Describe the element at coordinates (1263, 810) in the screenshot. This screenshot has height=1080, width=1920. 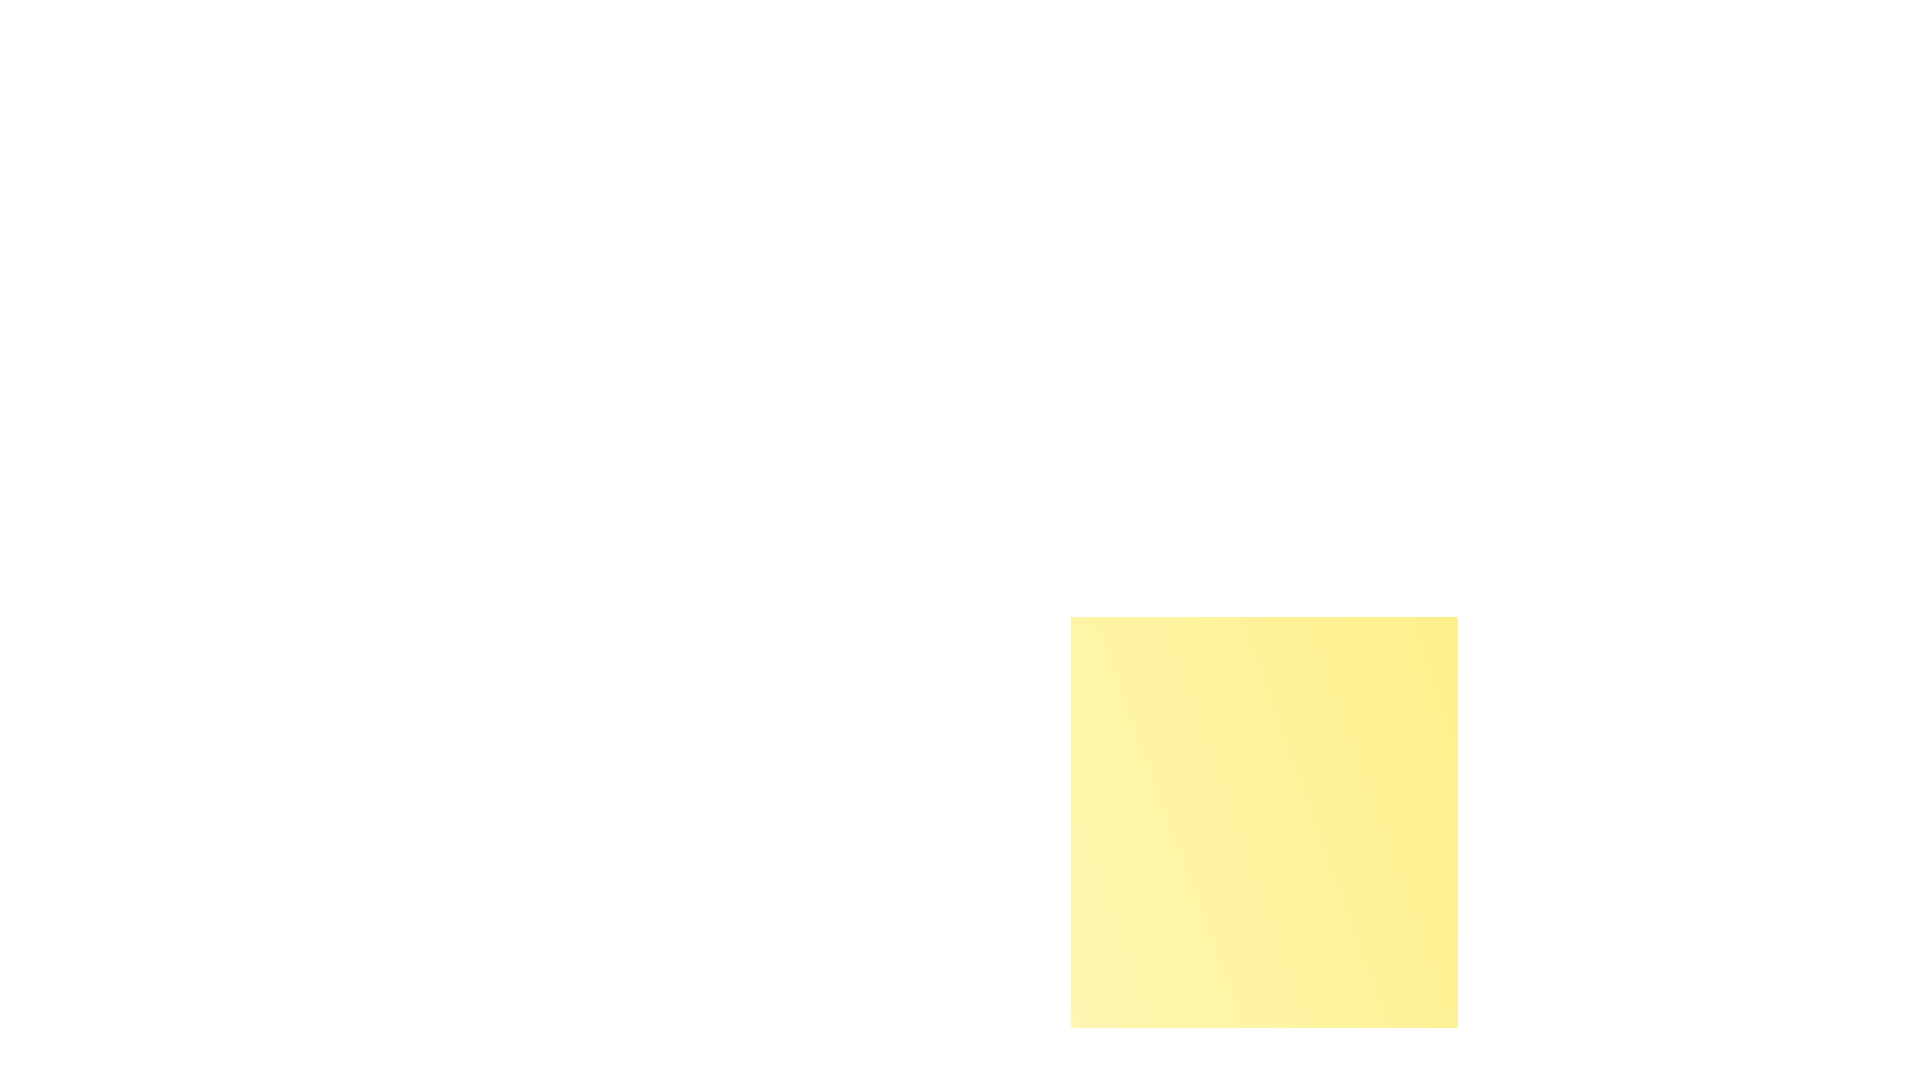
I see `the central square popup modal with a pale yellow gradient background to interact` at that location.